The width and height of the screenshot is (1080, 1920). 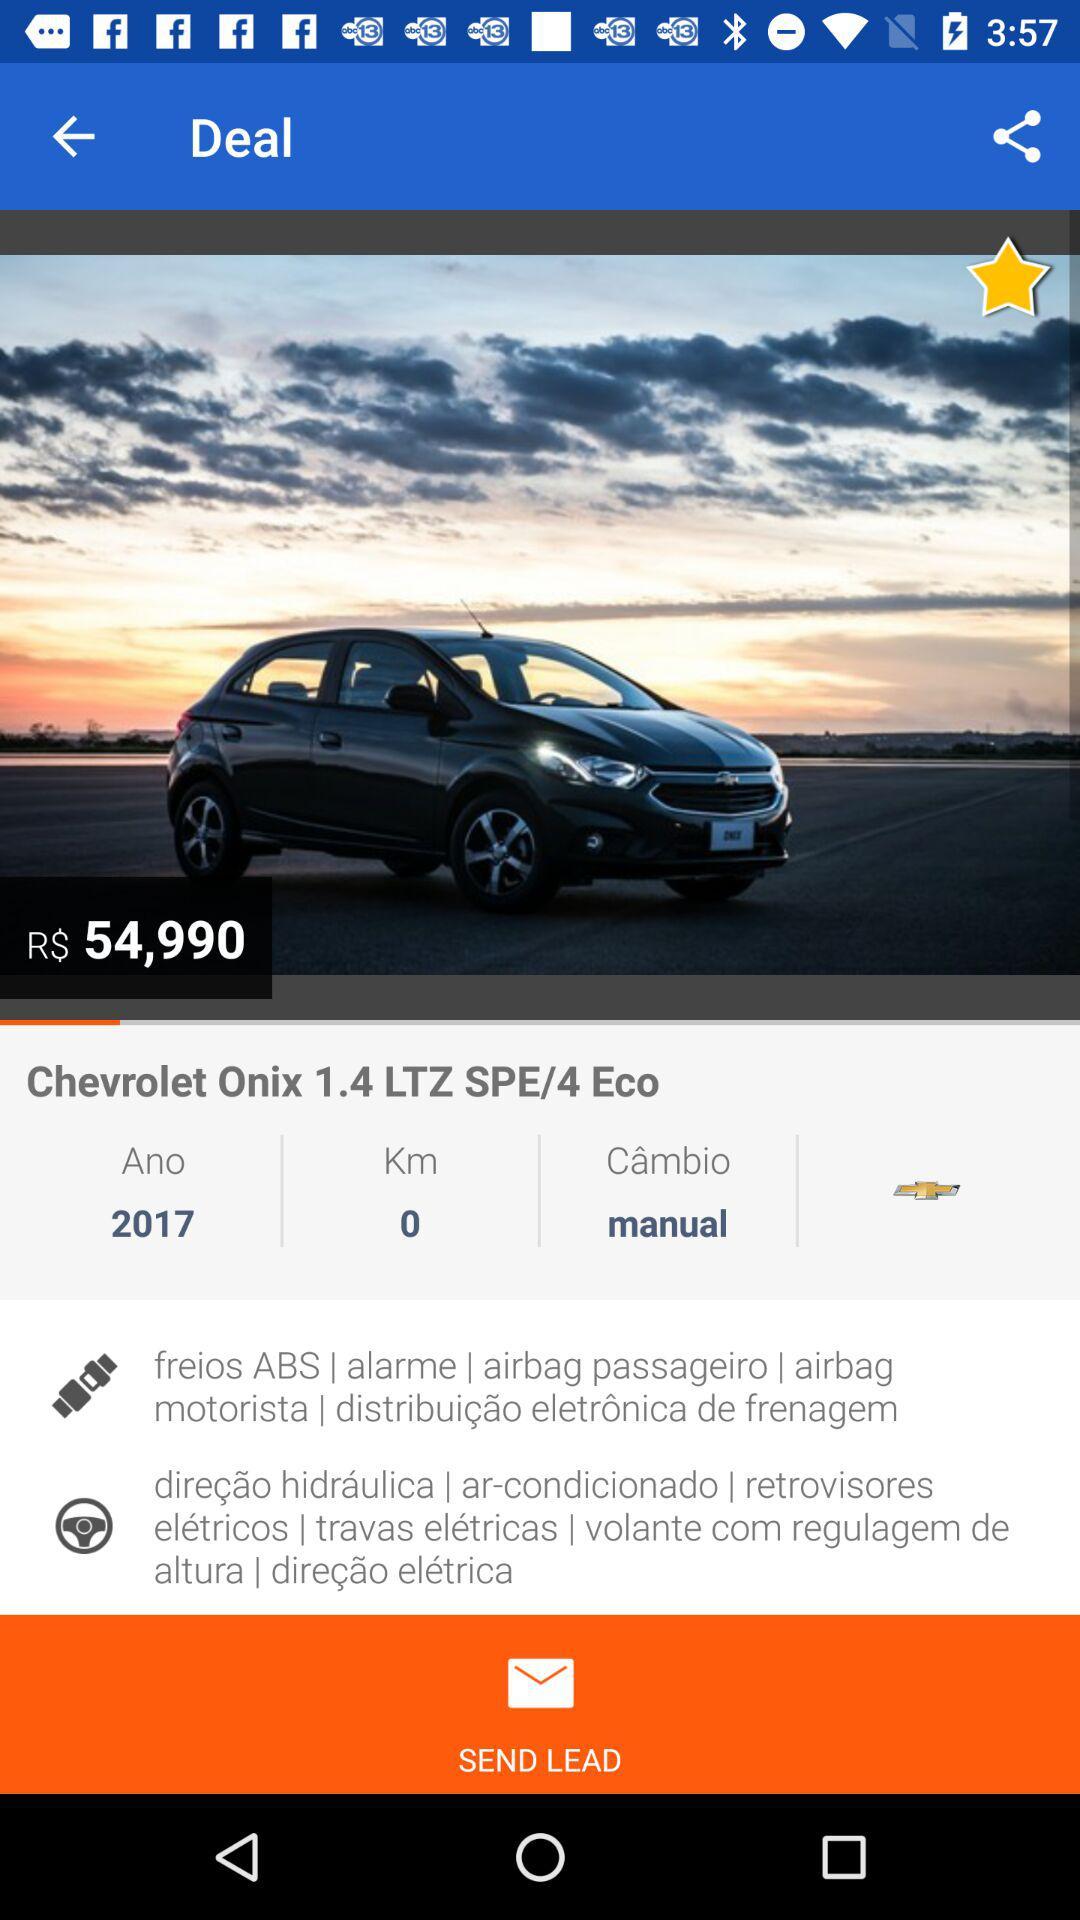 What do you see at coordinates (1009, 275) in the screenshot?
I see `favourite option` at bounding box center [1009, 275].